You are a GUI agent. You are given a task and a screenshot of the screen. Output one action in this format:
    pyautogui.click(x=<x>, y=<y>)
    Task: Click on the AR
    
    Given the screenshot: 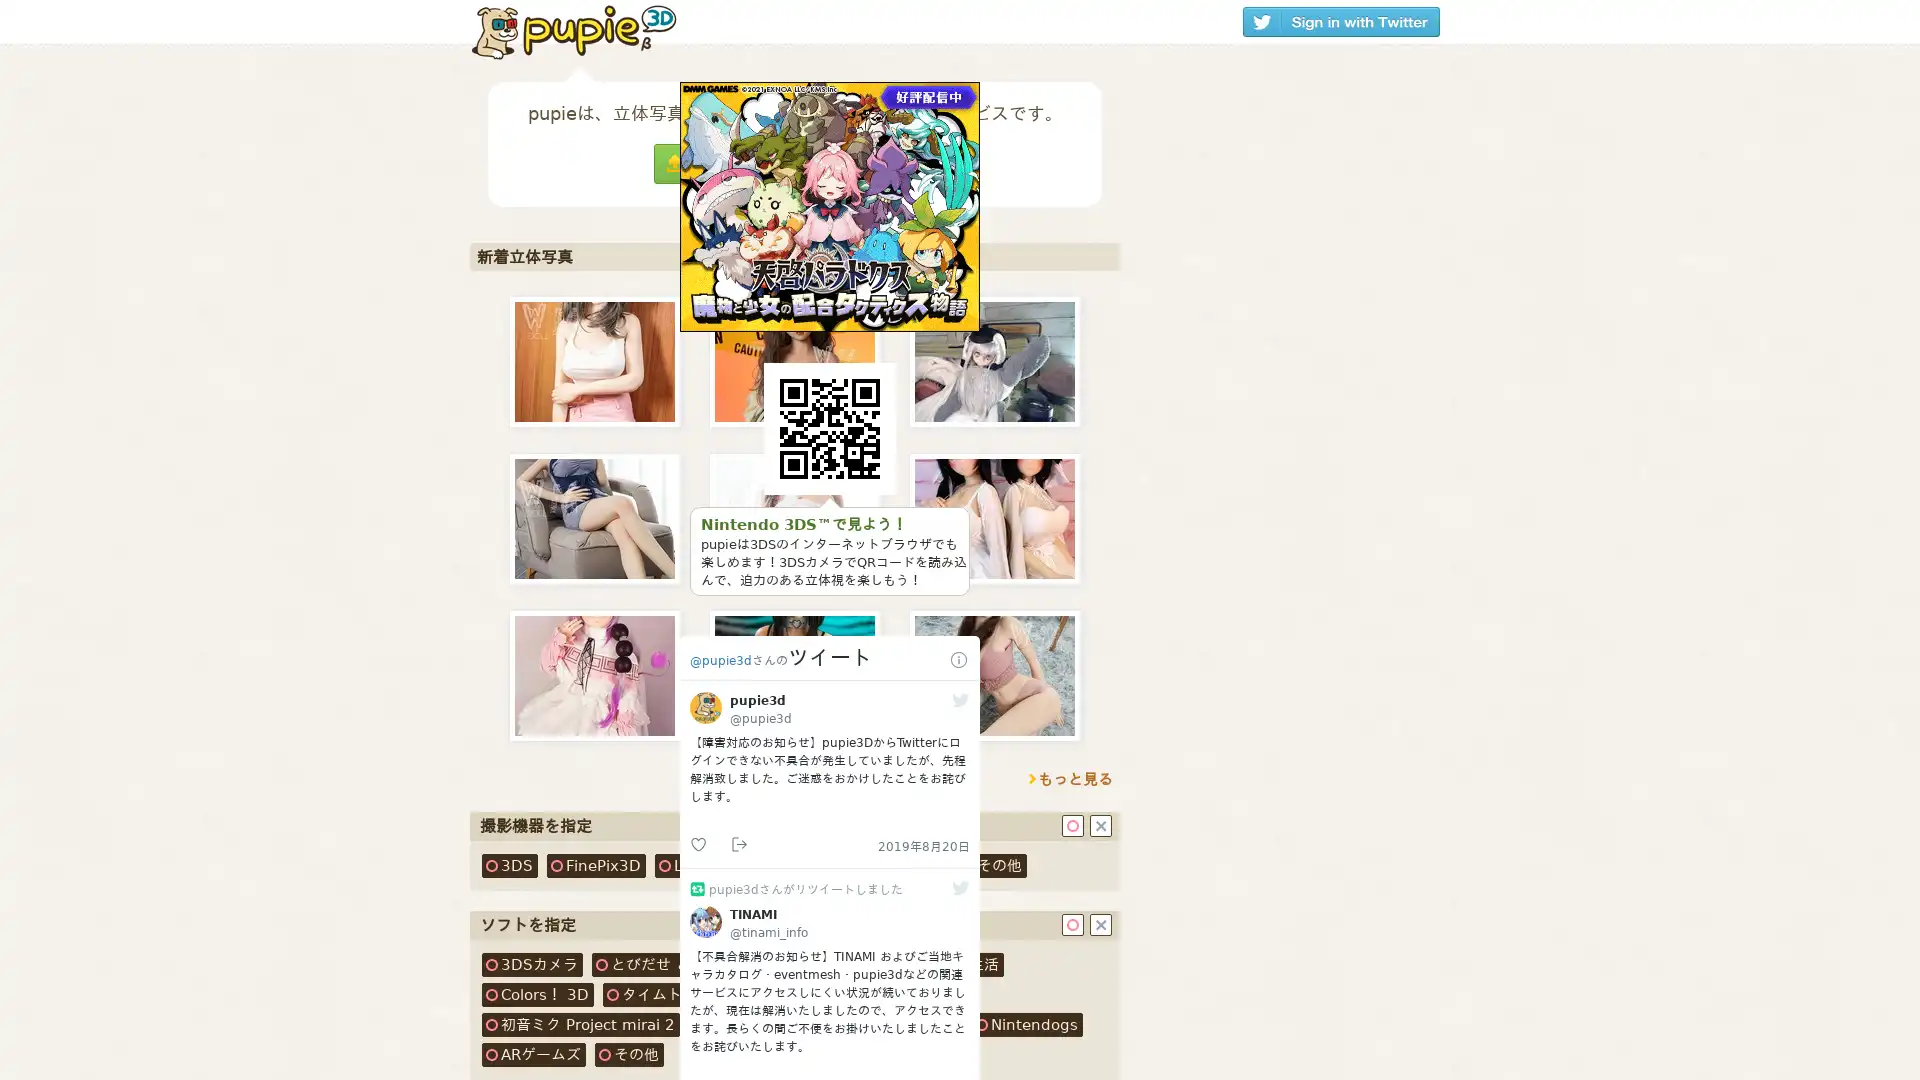 What is the action you would take?
    pyautogui.click(x=533, y=1054)
    